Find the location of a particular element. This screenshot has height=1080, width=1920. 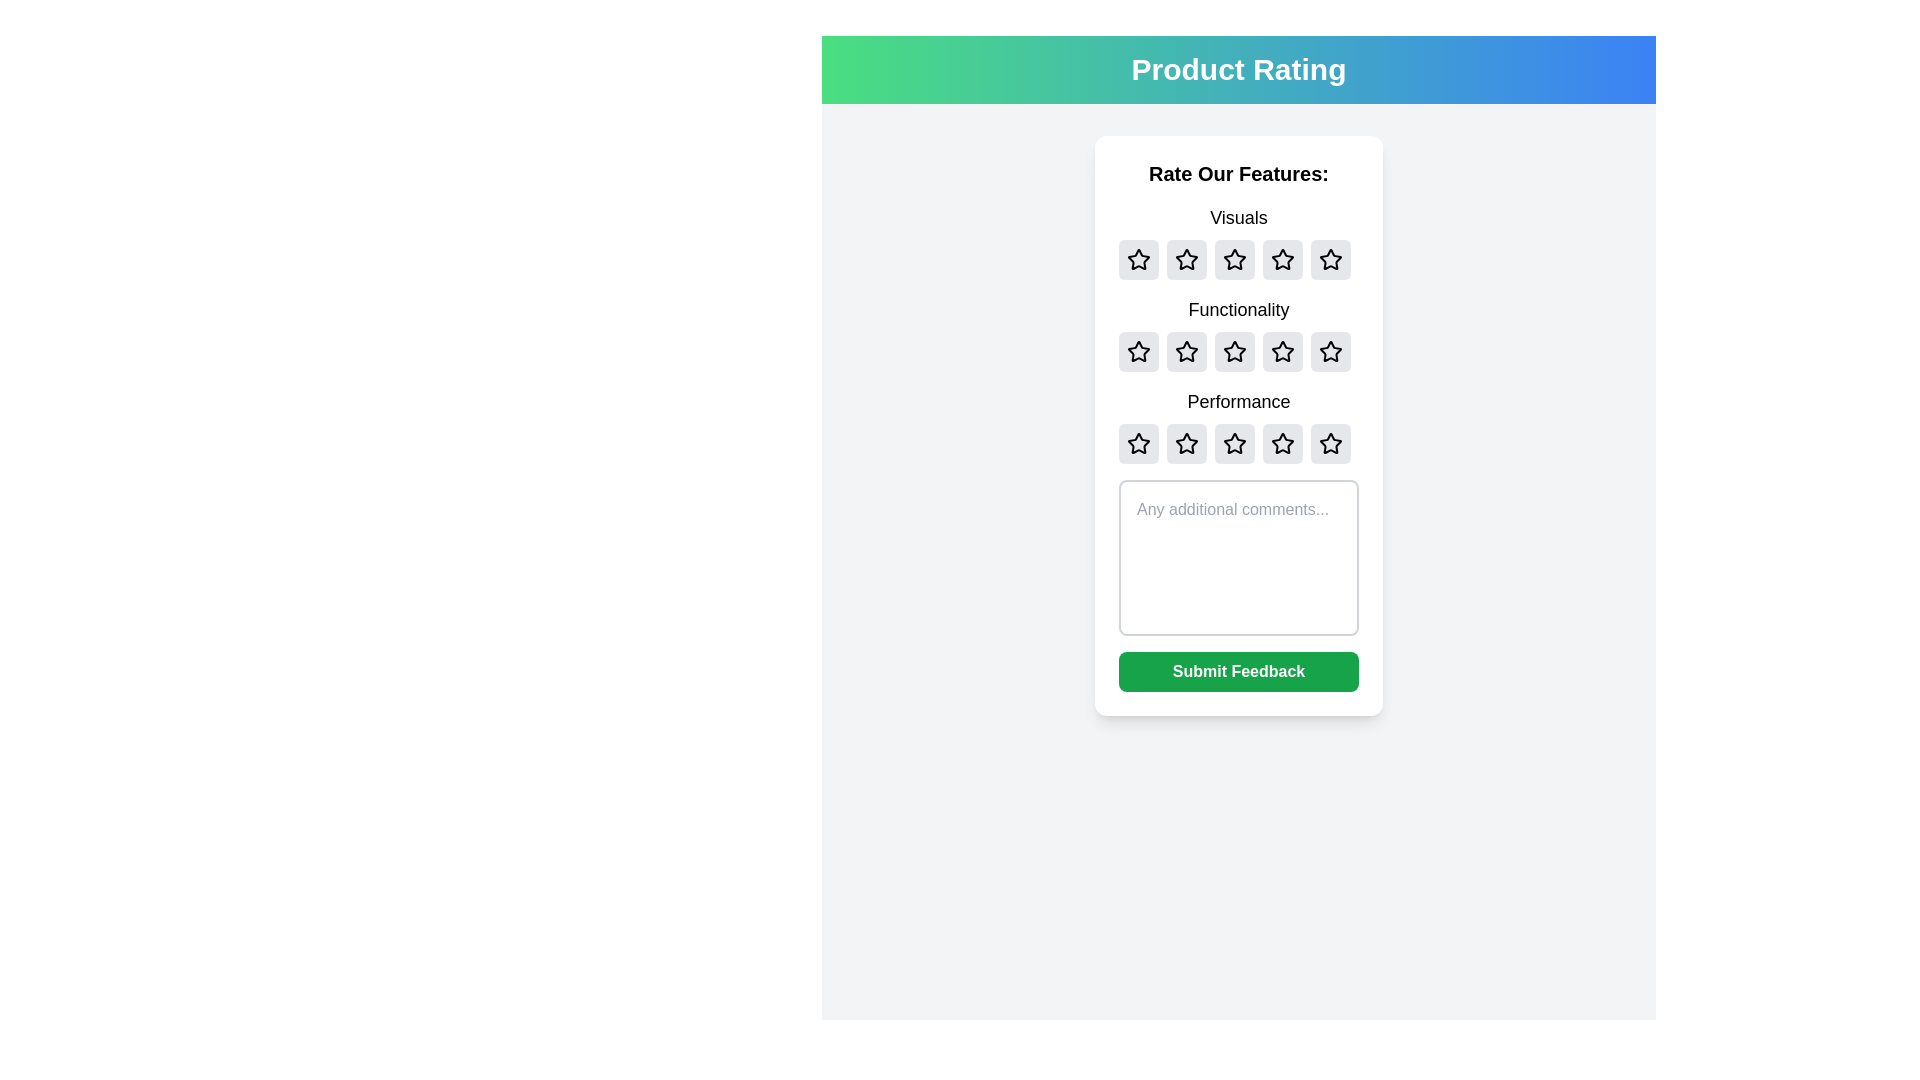

the fifth button in the rating interface is located at coordinates (1330, 350).